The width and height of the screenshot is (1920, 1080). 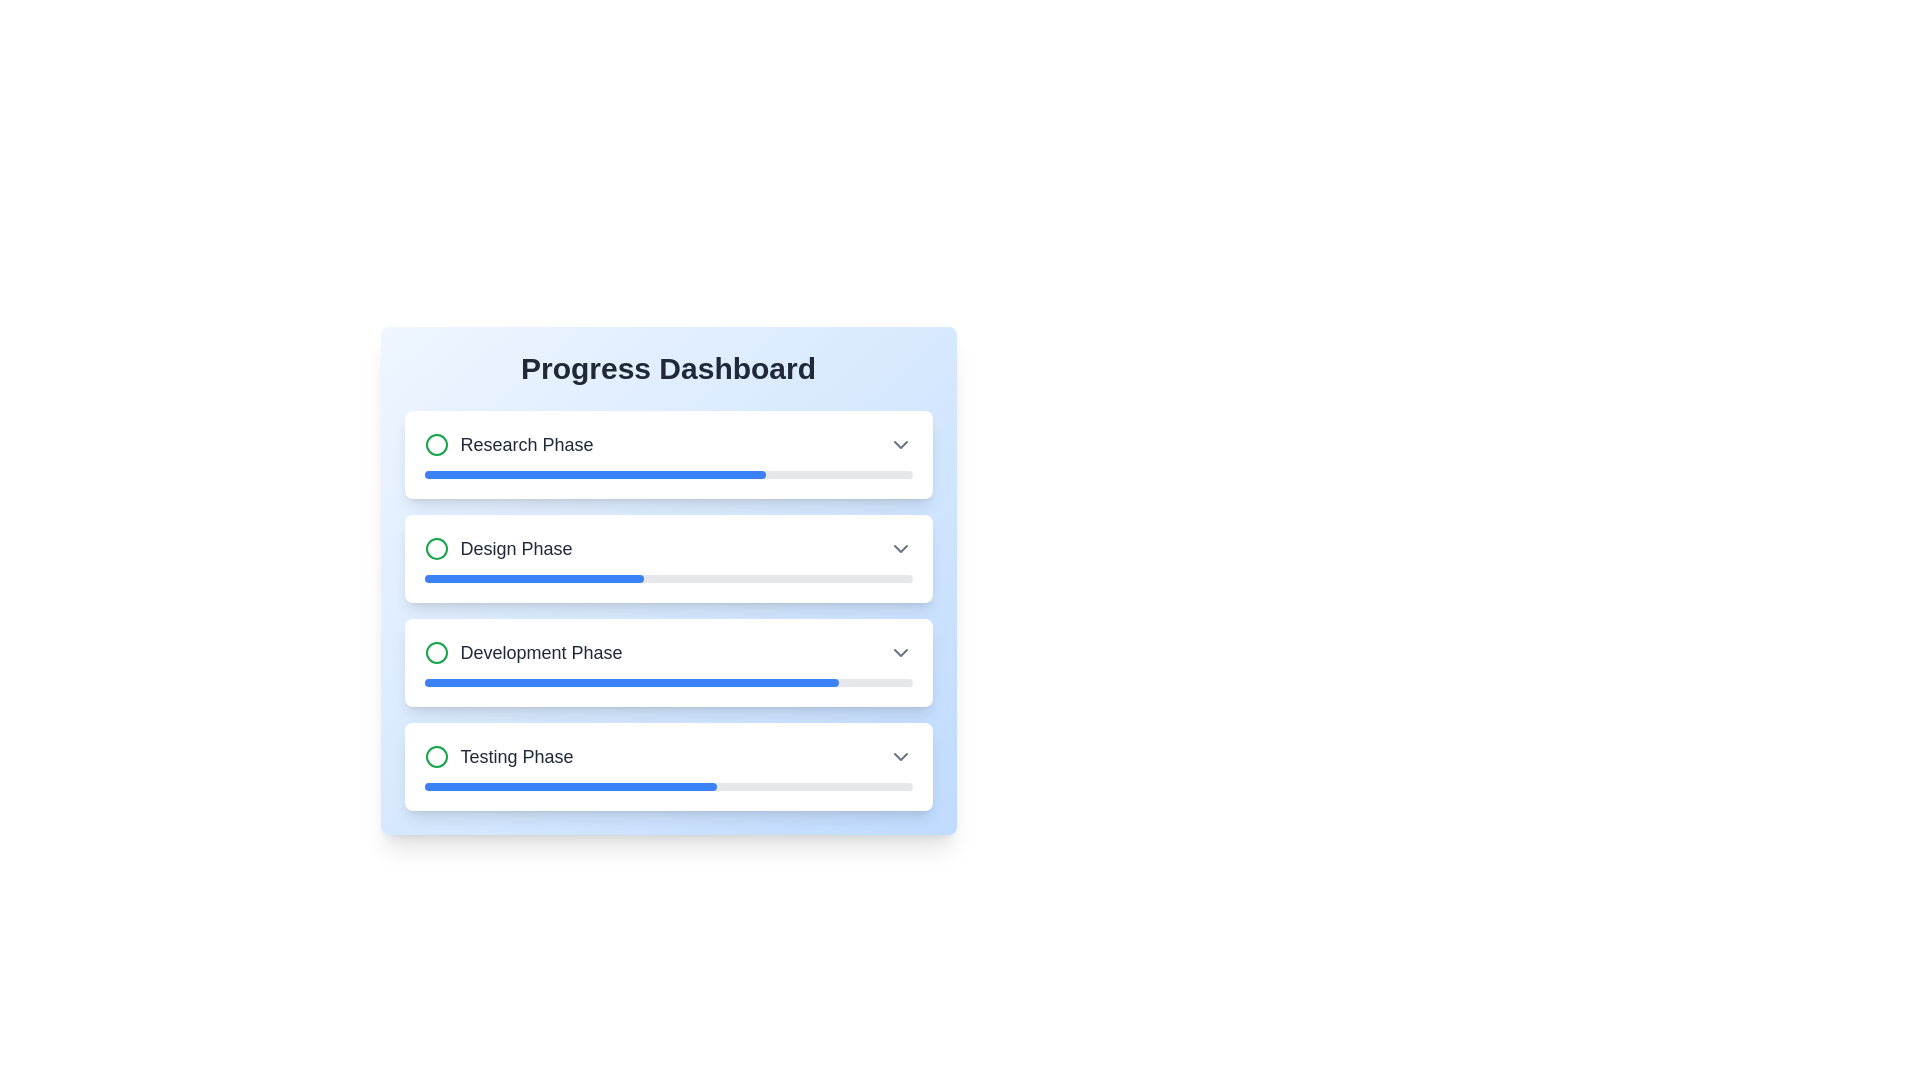 I want to click on text from the label that says 'Development Phase', which is styled in medium font size and gray color, positioned between 'Design Phase' and 'Testing Phase' on the dashboard, so click(x=523, y=652).